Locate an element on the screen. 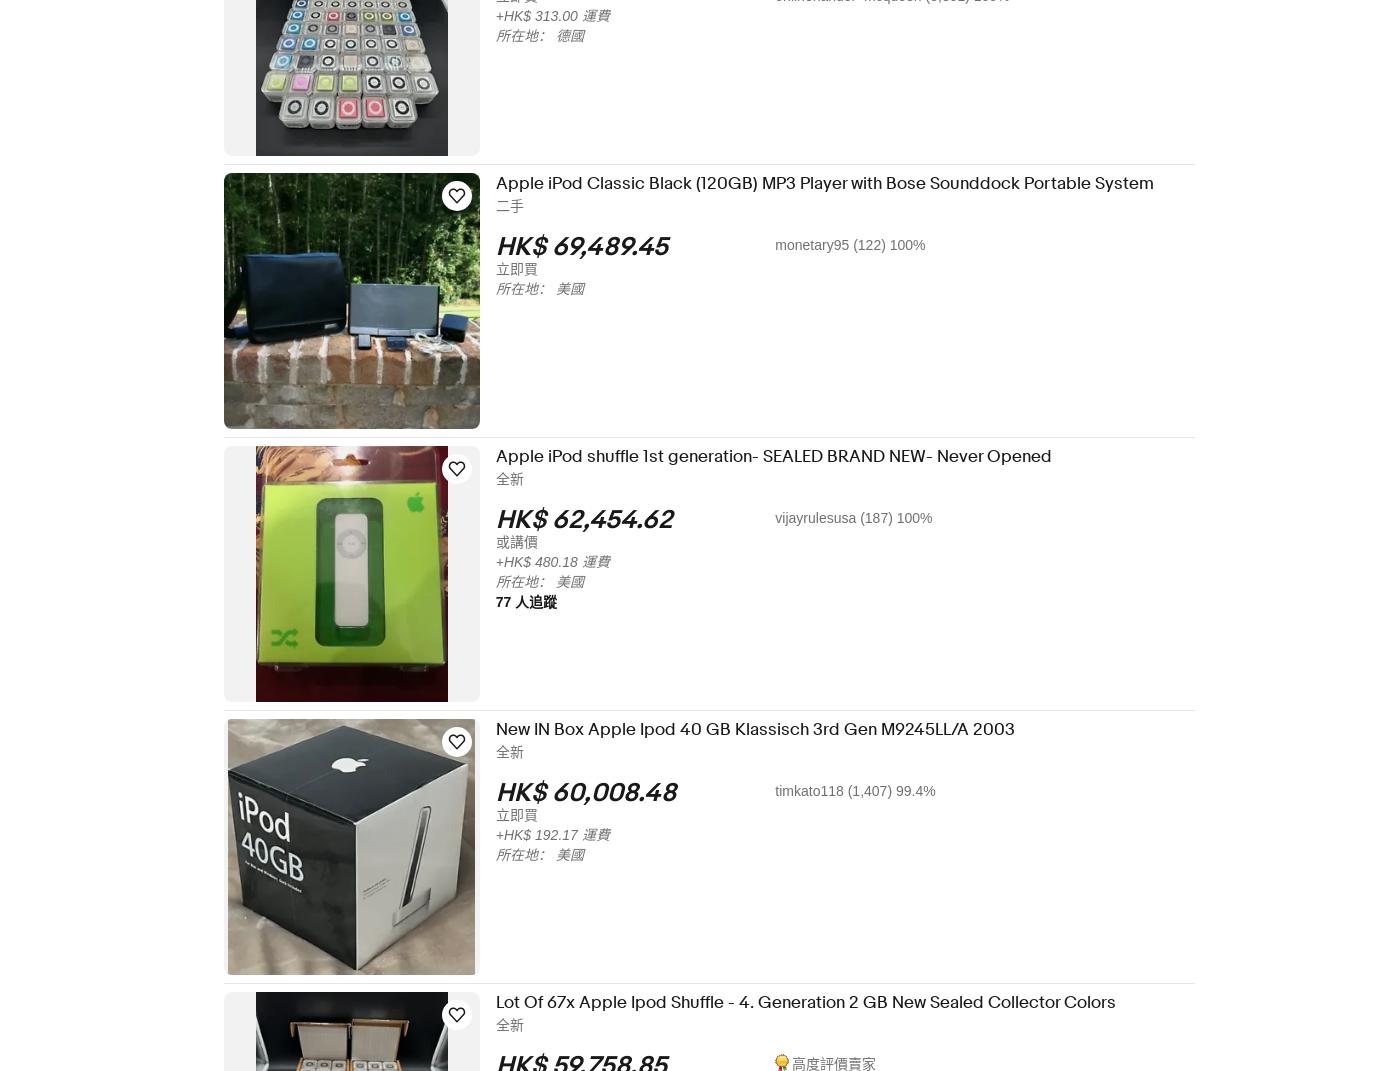  'New IN Box Apple Ipod 40 GB Klassisch 3rd Gen M9245LL/A 2003' is located at coordinates (768, 729).